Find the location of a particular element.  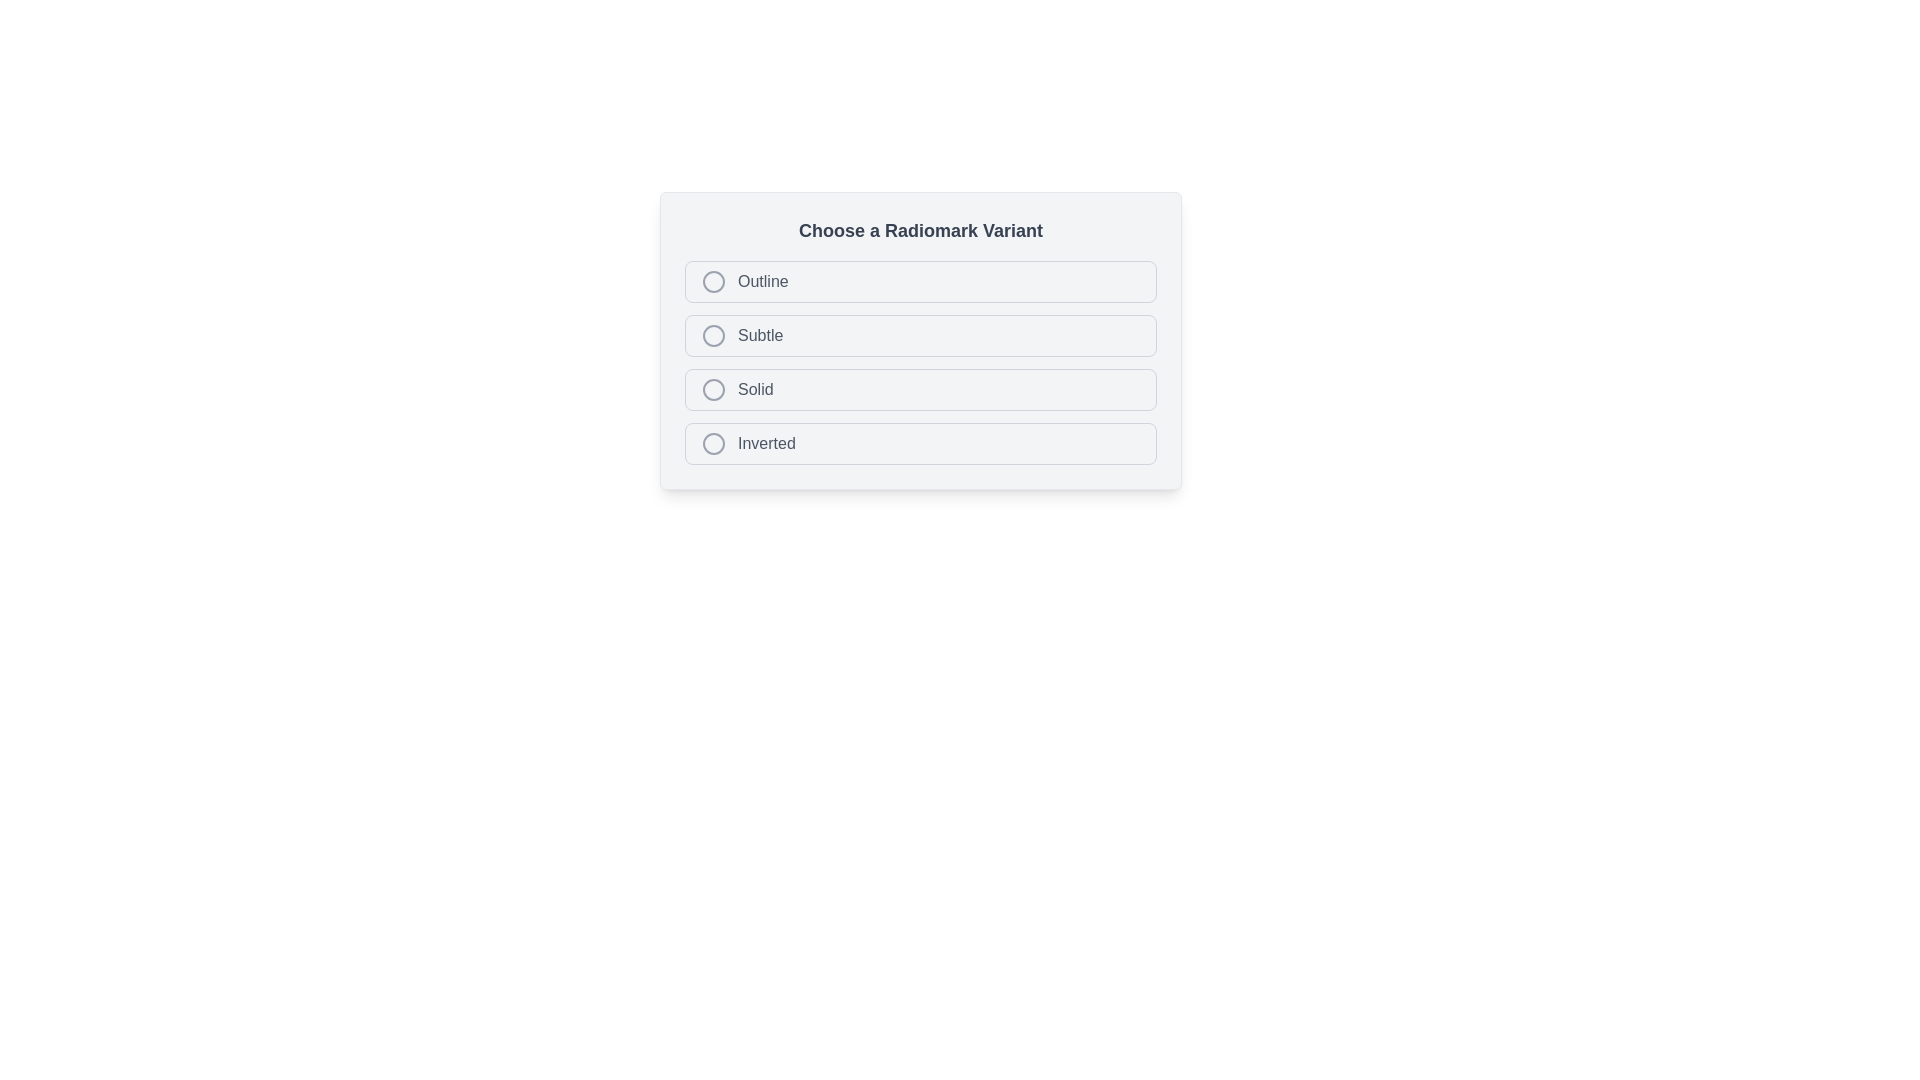

the 'Inverted' text label, which is the fourth option in the selectable radiomarks is located at coordinates (765, 442).